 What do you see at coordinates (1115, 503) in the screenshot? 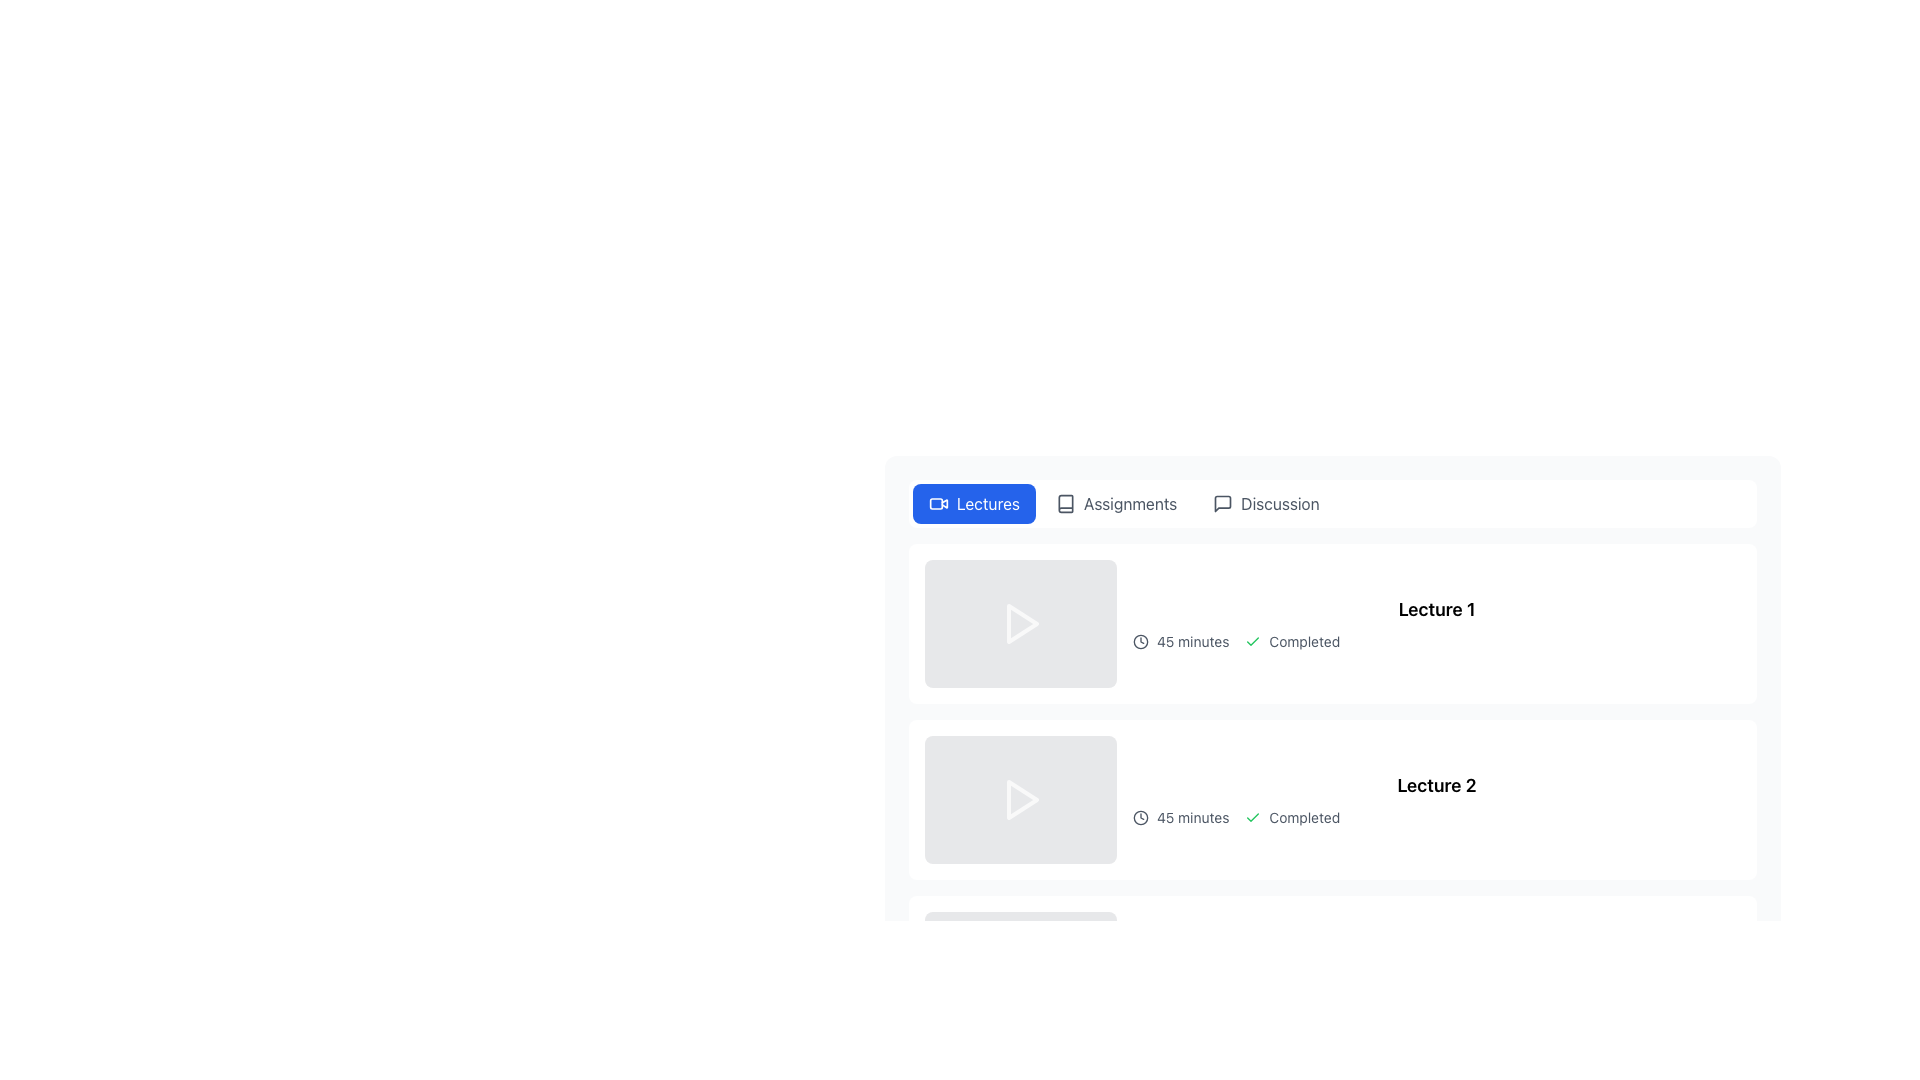
I see `the 'Assignments' button, which is the second button in a horizontal set of three, styled with a light gray background and containing a book icon and gray text` at bounding box center [1115, 503].